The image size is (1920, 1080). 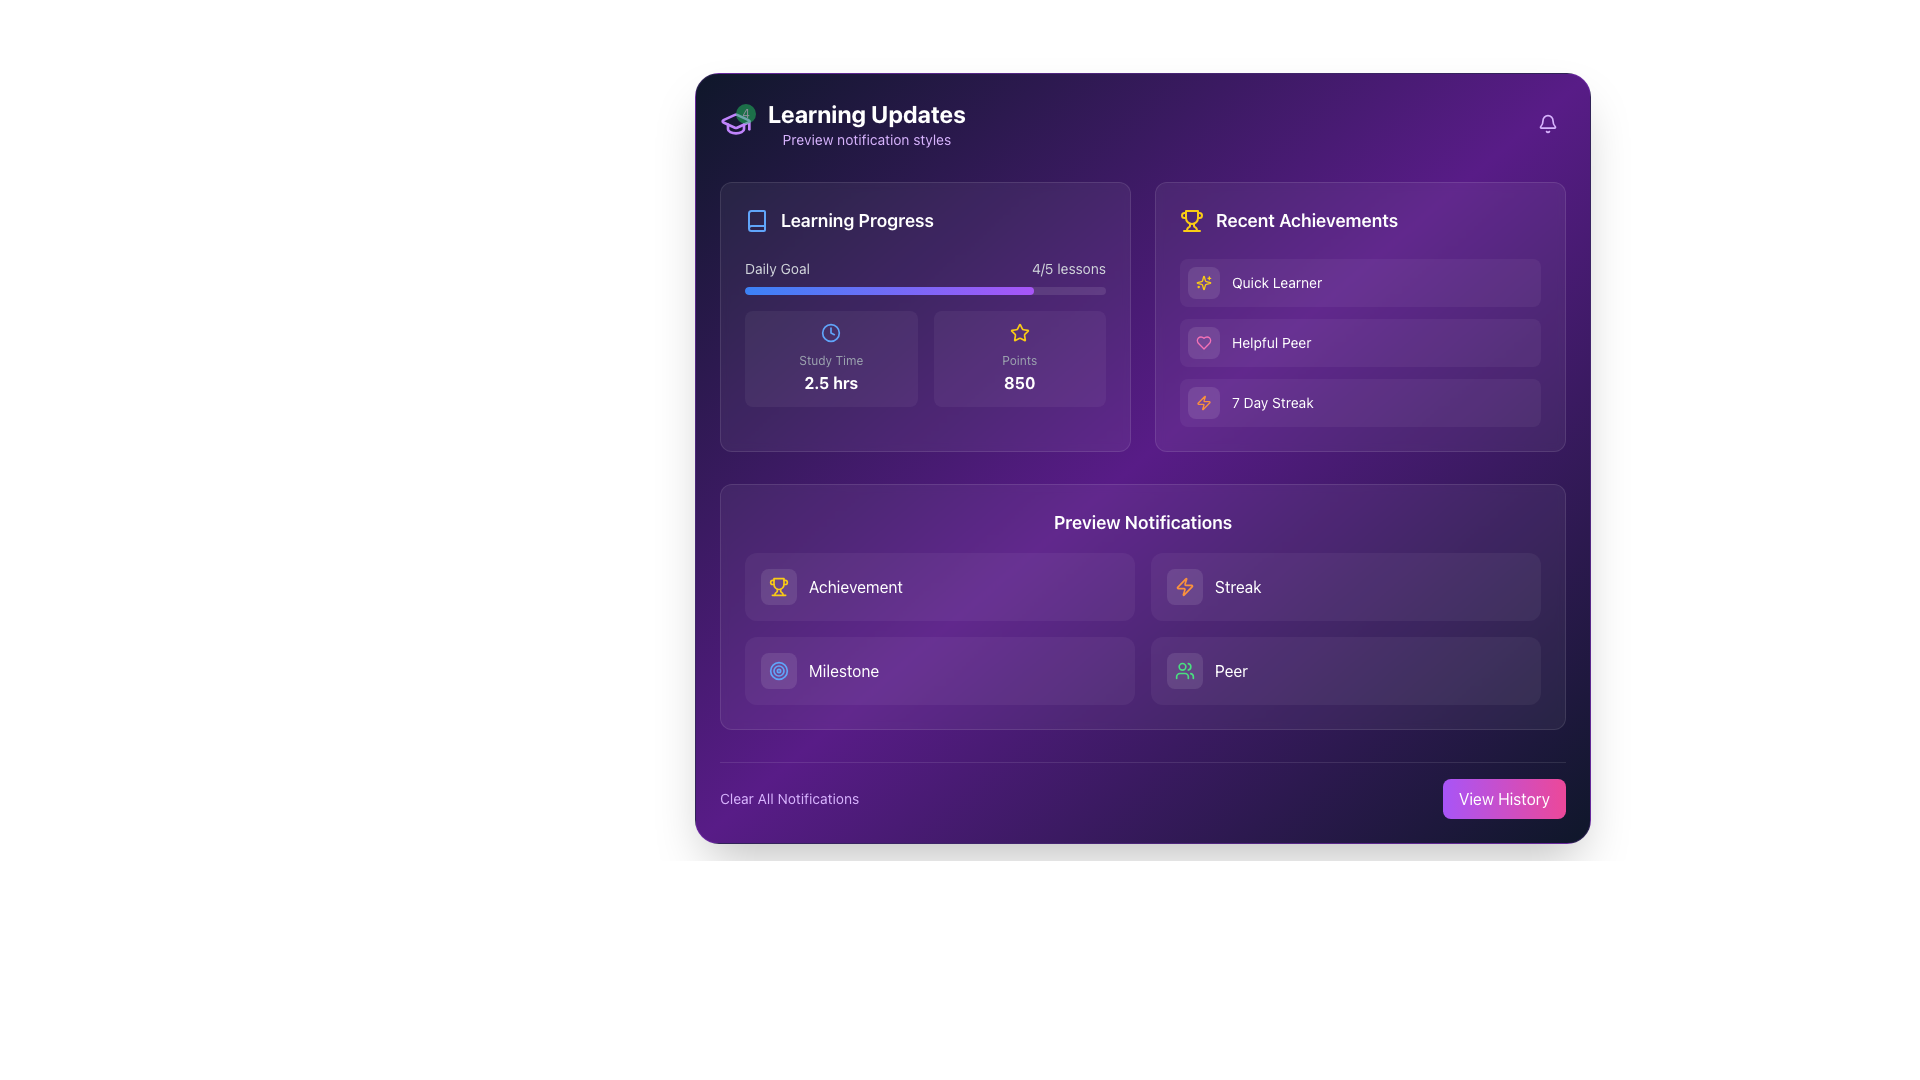 What do you see at coordinates (777, 671) in the screenshot?
I see `the target icon resembling concentric circles with a blue hue in the 'Preview Notifications' section` at bounding box center [777, 671].